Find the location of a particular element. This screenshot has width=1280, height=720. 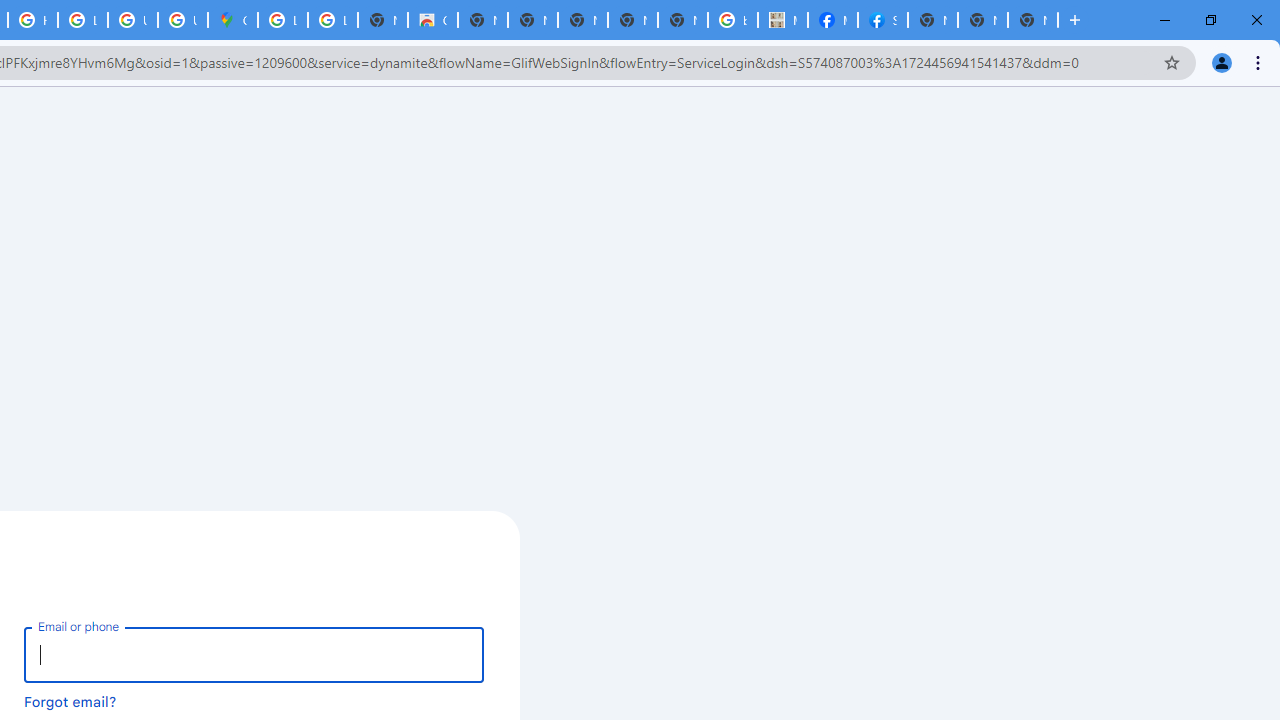

'Miley Cyrus | Facebook' is located at coordinates (832, 20).